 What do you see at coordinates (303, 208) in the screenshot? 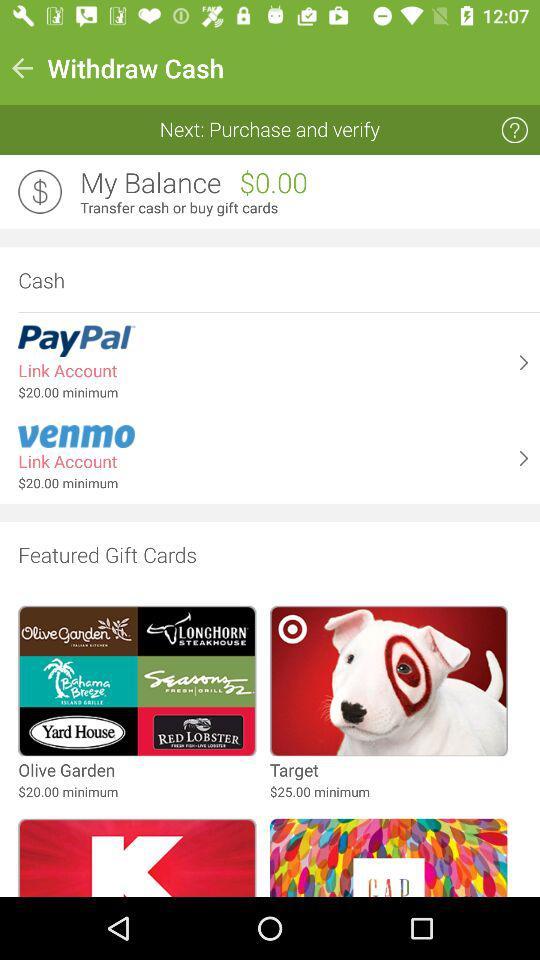
I see `the transfer cash or item` at bounding box center [303, 208].